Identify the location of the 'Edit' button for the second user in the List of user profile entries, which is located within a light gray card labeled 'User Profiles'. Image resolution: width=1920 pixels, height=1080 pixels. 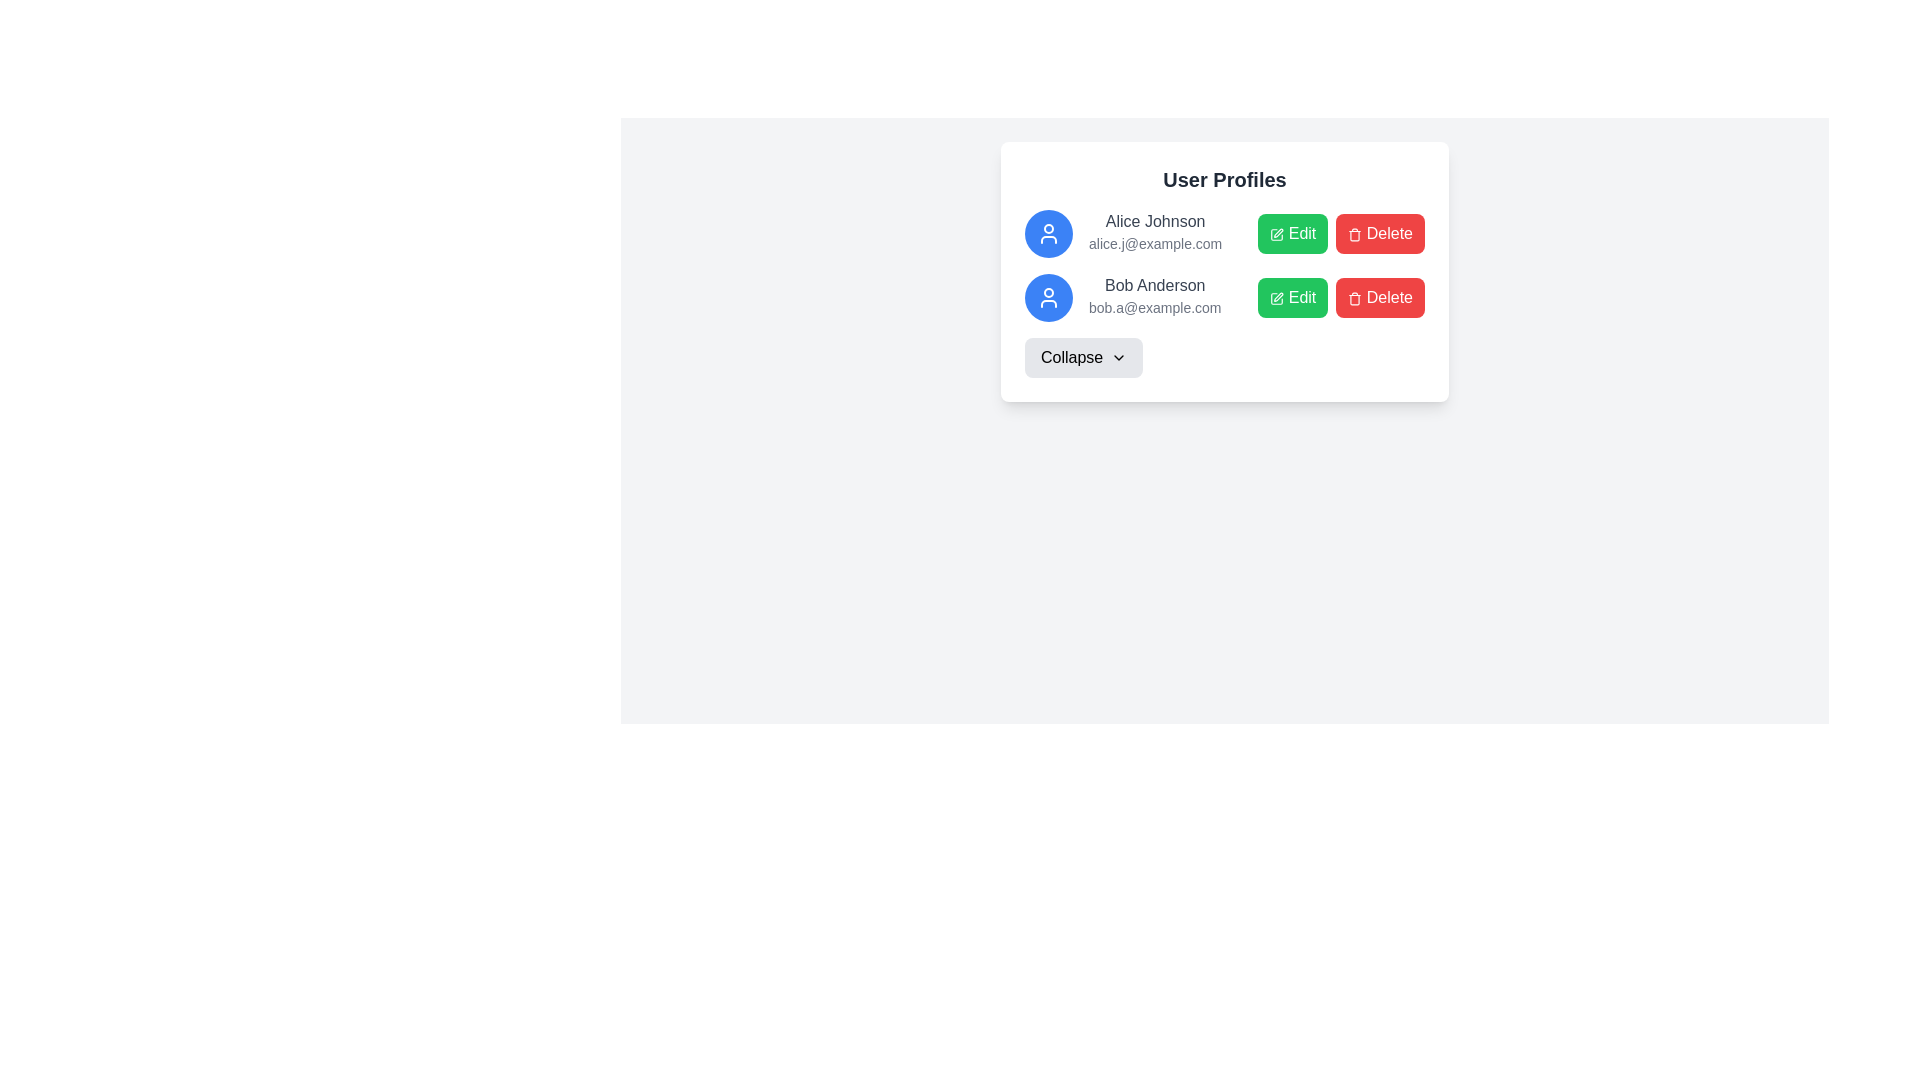
(1223, 265).